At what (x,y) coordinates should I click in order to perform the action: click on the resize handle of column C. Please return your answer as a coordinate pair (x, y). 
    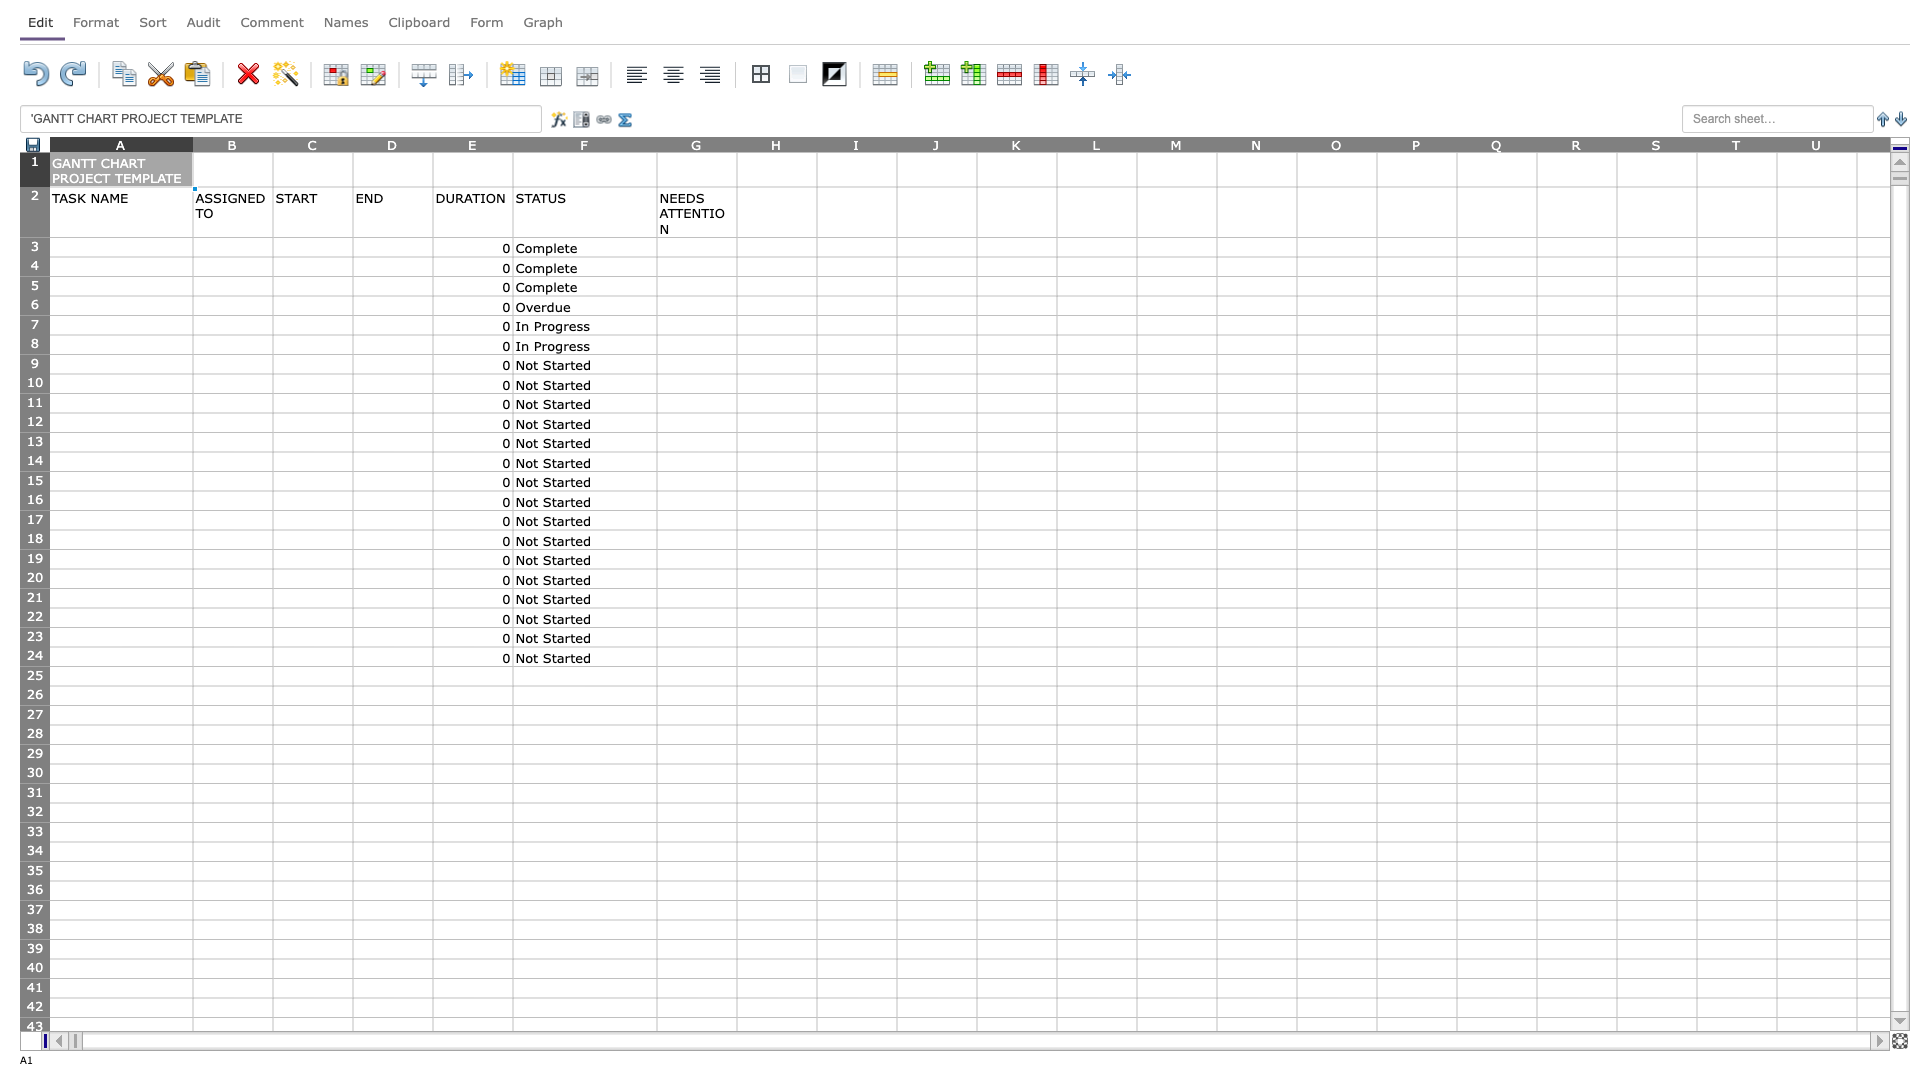
    Looking at the image, I should click on (353, 143).